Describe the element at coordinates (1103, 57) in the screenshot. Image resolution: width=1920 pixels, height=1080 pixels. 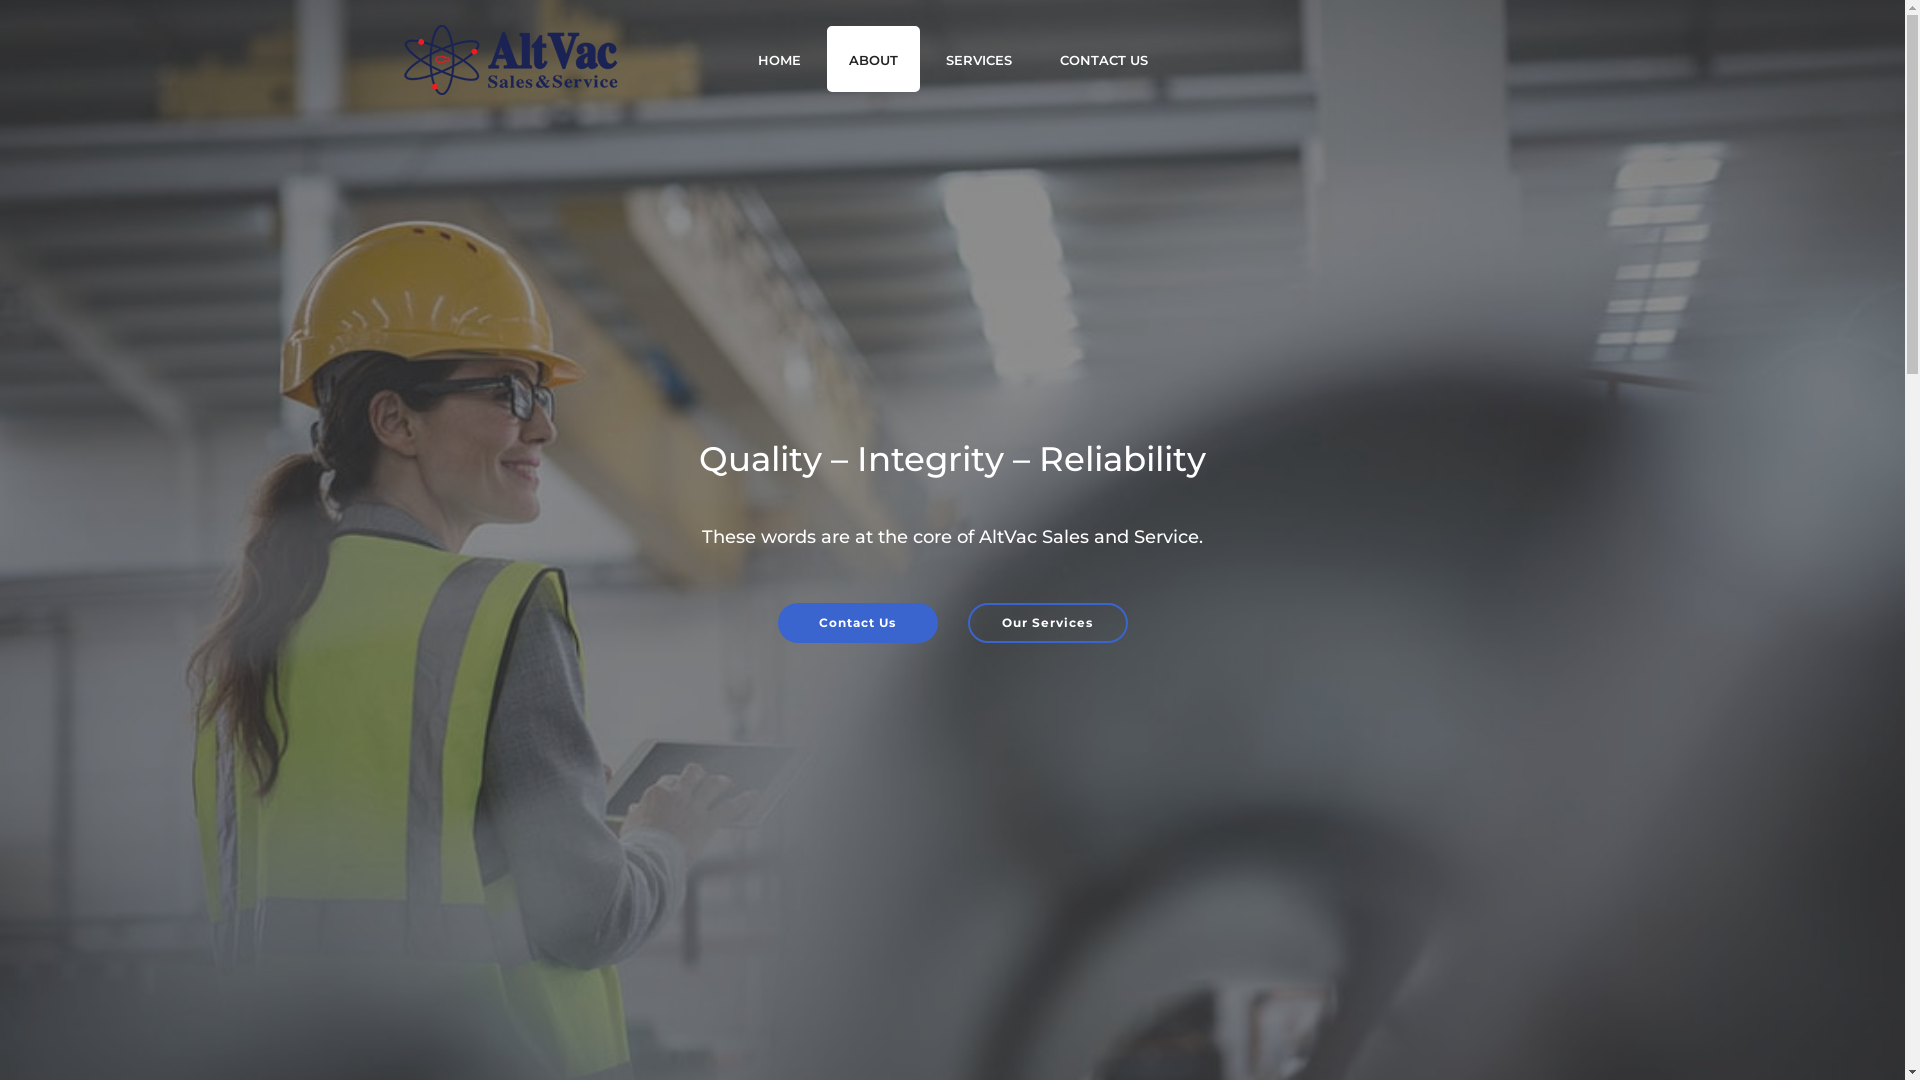
I see `'CONTACT US'` at that location.